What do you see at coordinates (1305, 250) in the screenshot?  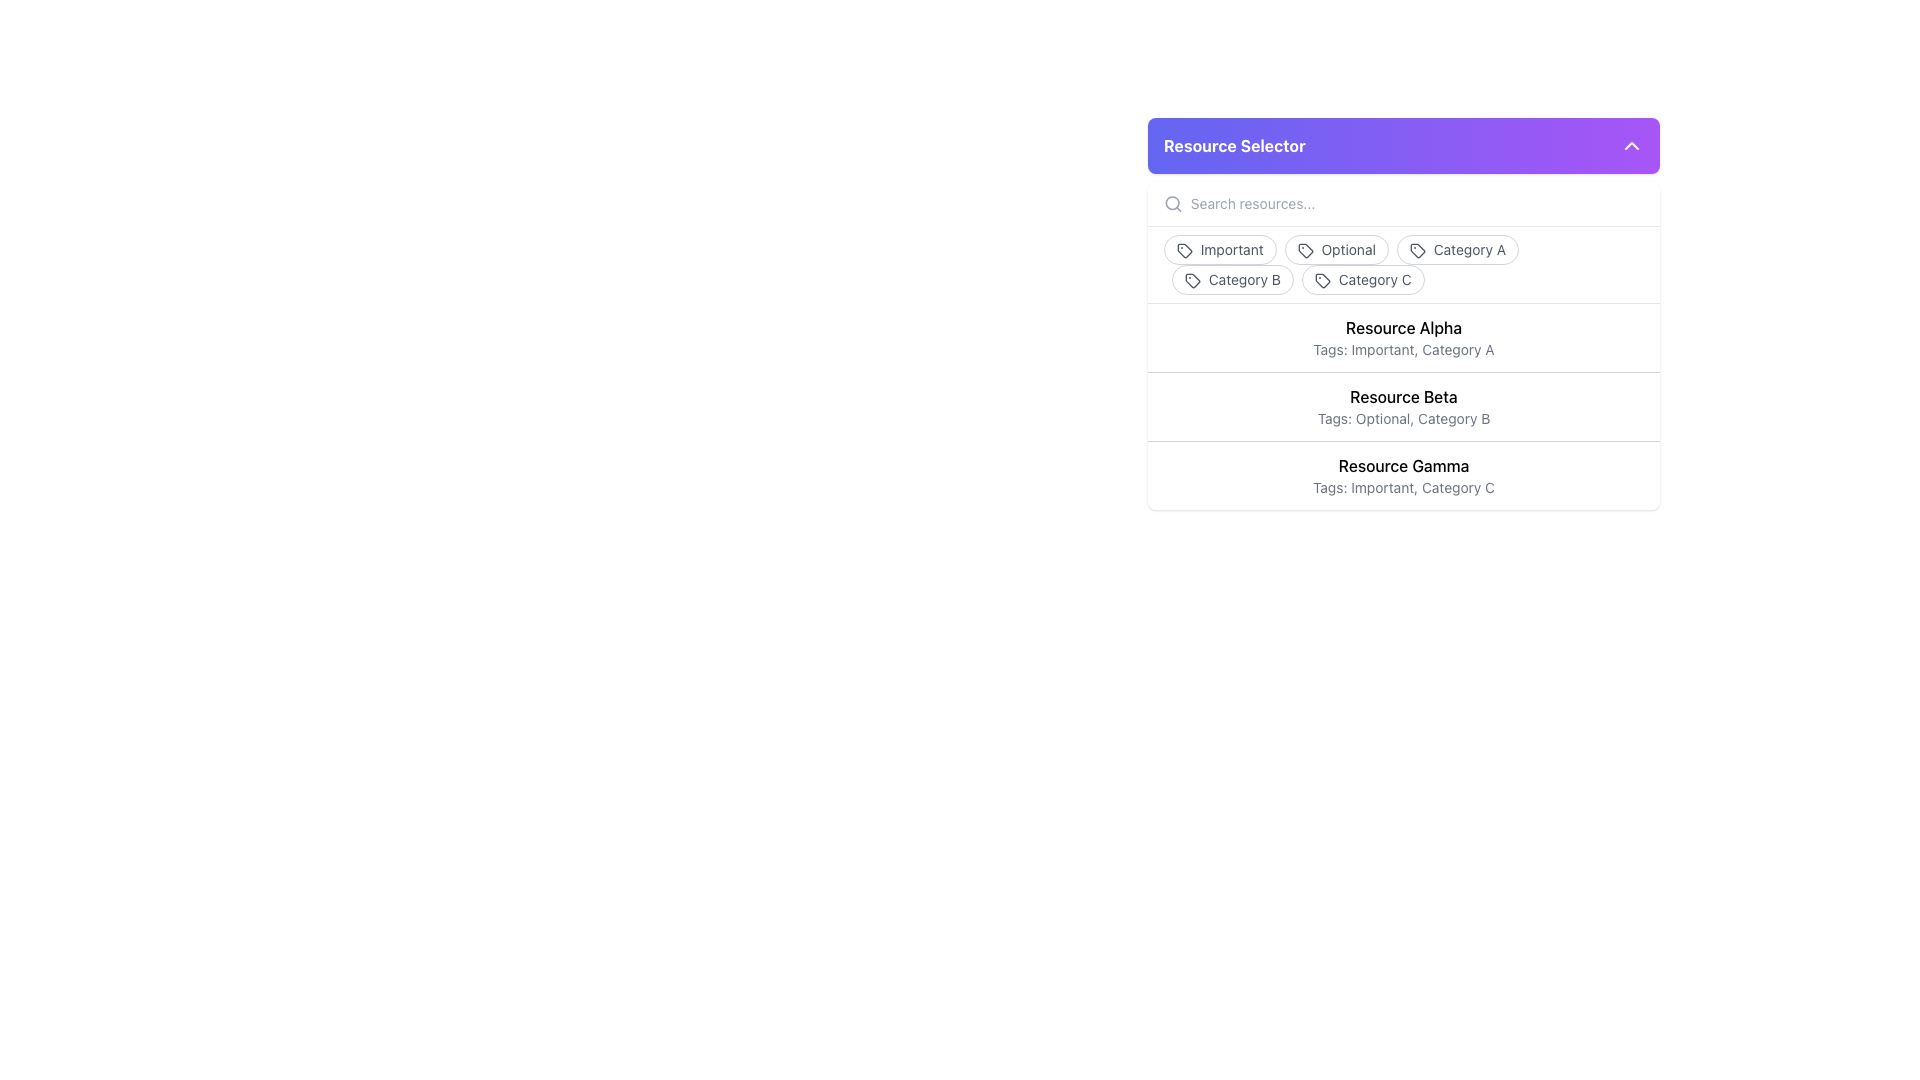 I see `the icon that visually indicates the 'Optional' category, located to the left of the 'Optional' text in the top right area of the interface` at bounding box center [1305, 250].